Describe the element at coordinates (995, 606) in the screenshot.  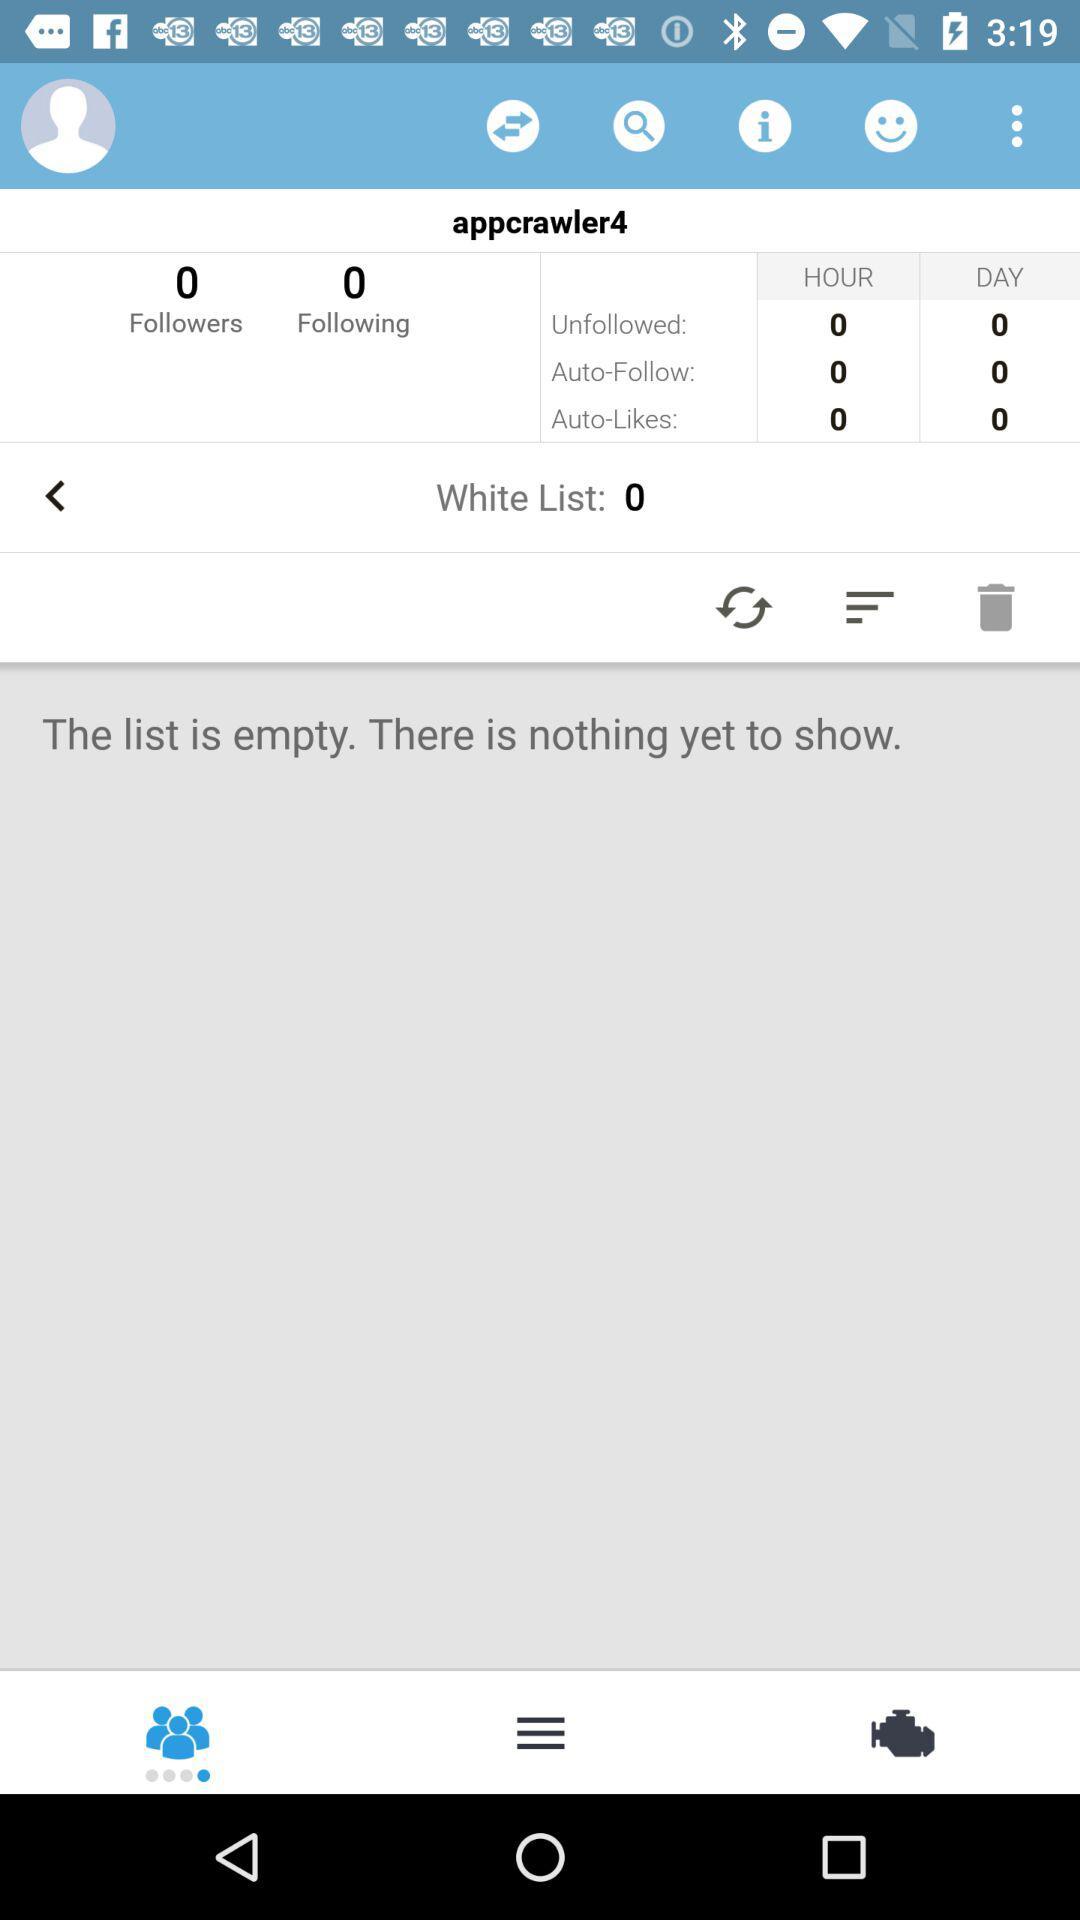
I see `the delete icon` at that location.